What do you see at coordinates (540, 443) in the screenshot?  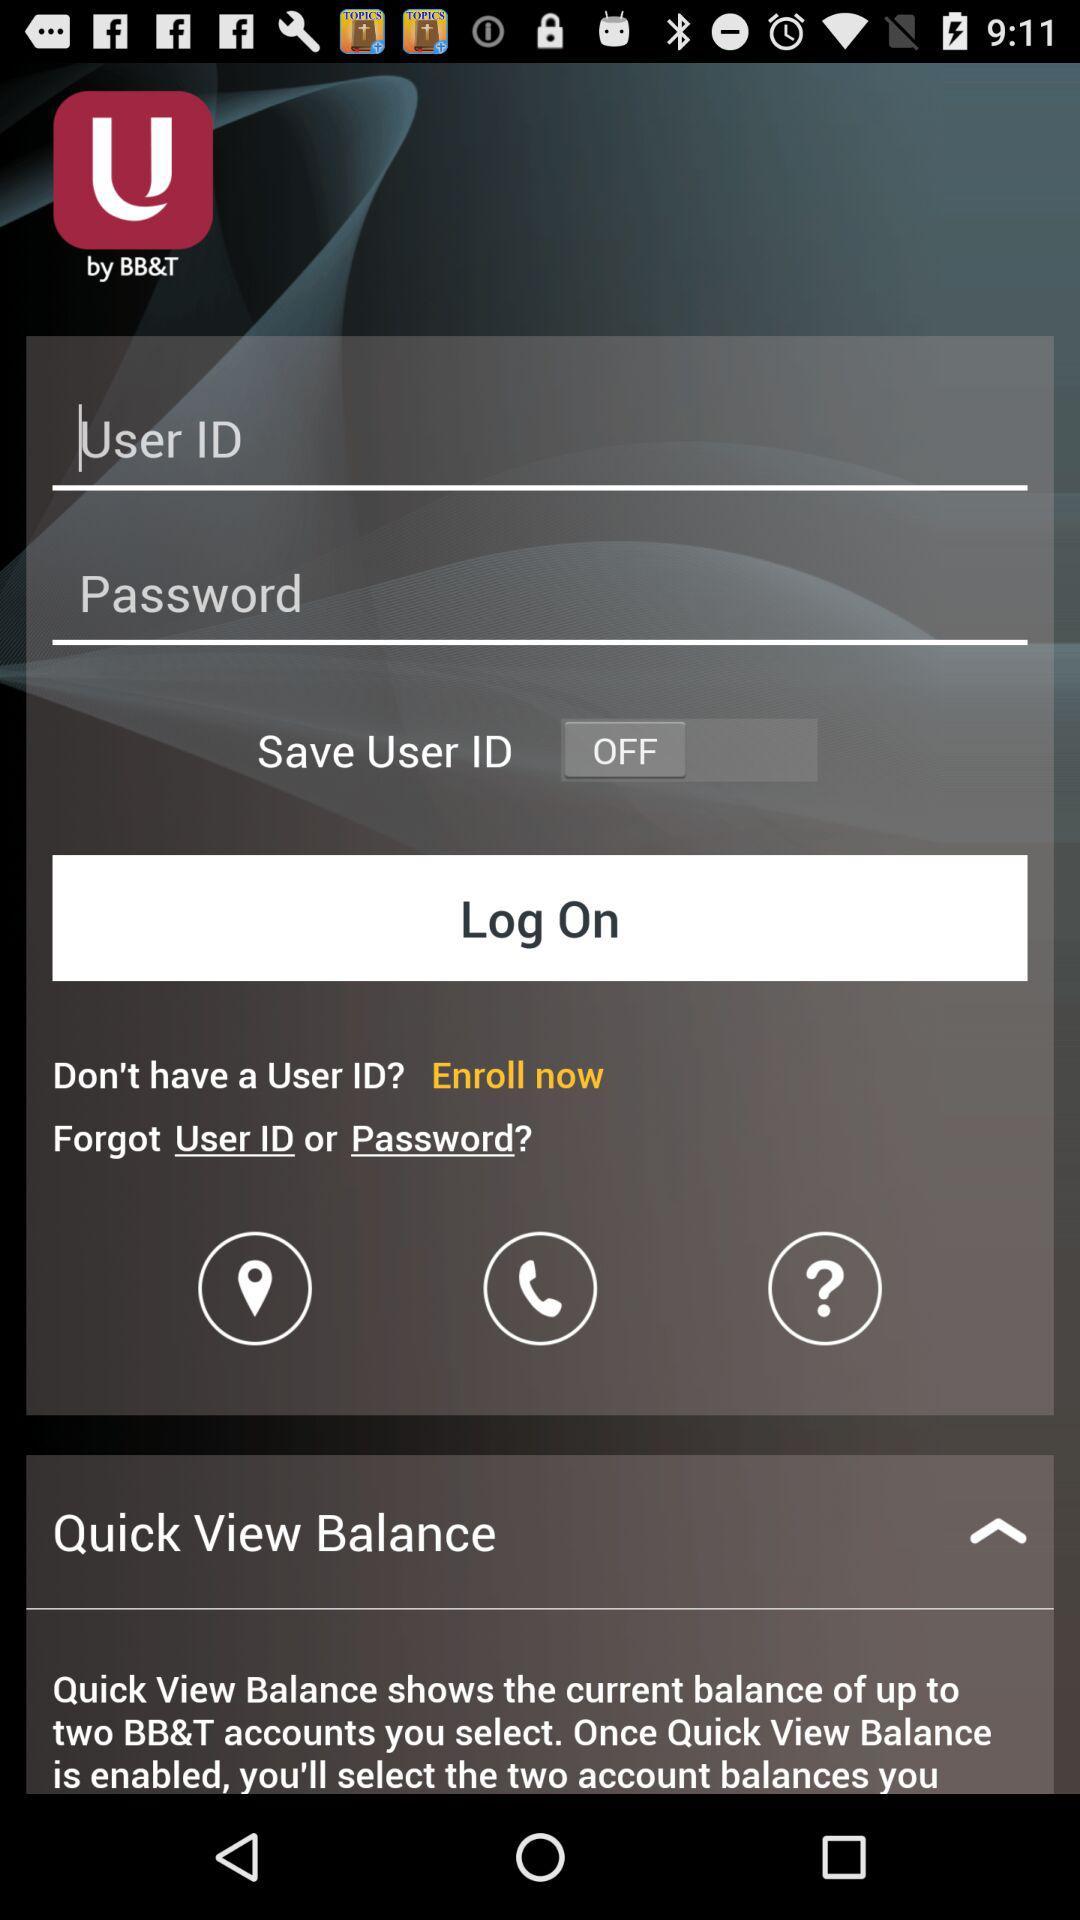 I see `the userid` at bounding box center [540, 443].